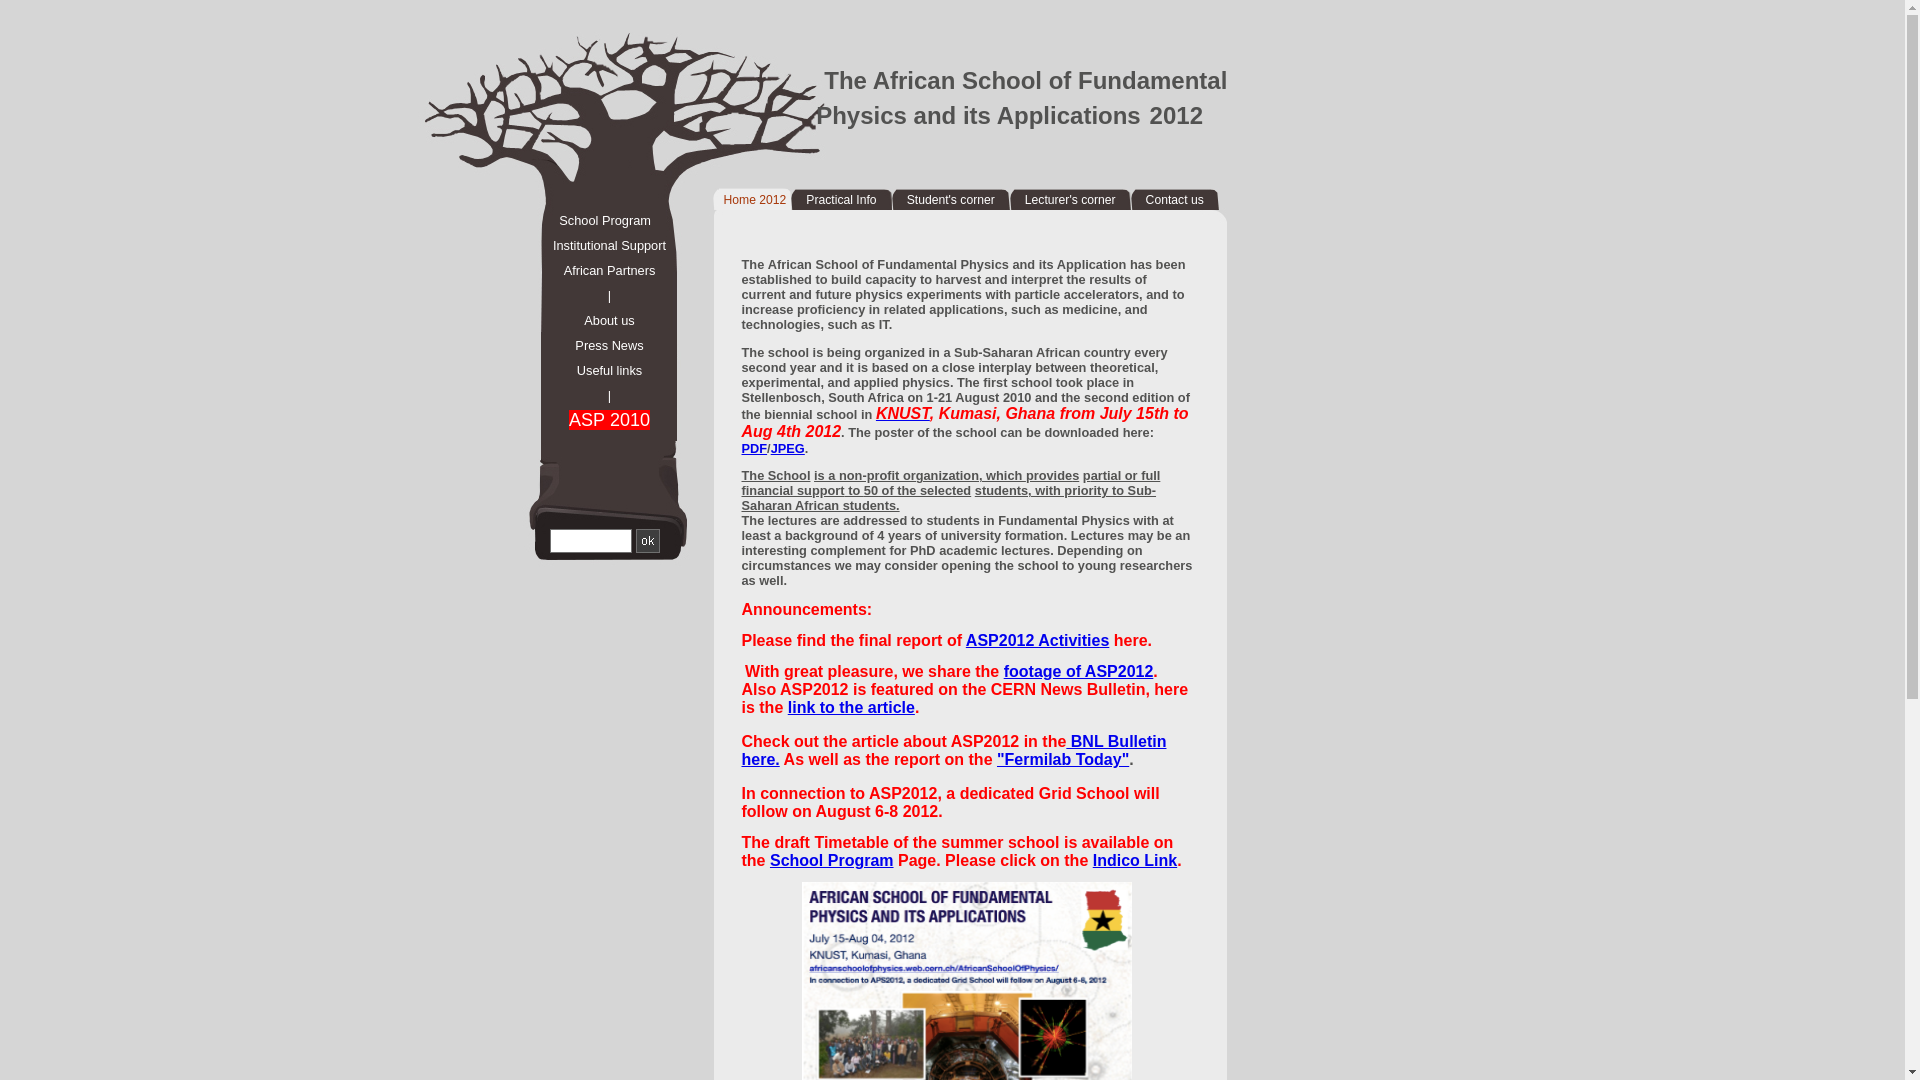 This screenshot has height=1080, width=1920. Describe the element at coordinates (1134, 859) in the screenshot. I see `'Indico Link'` at that location.